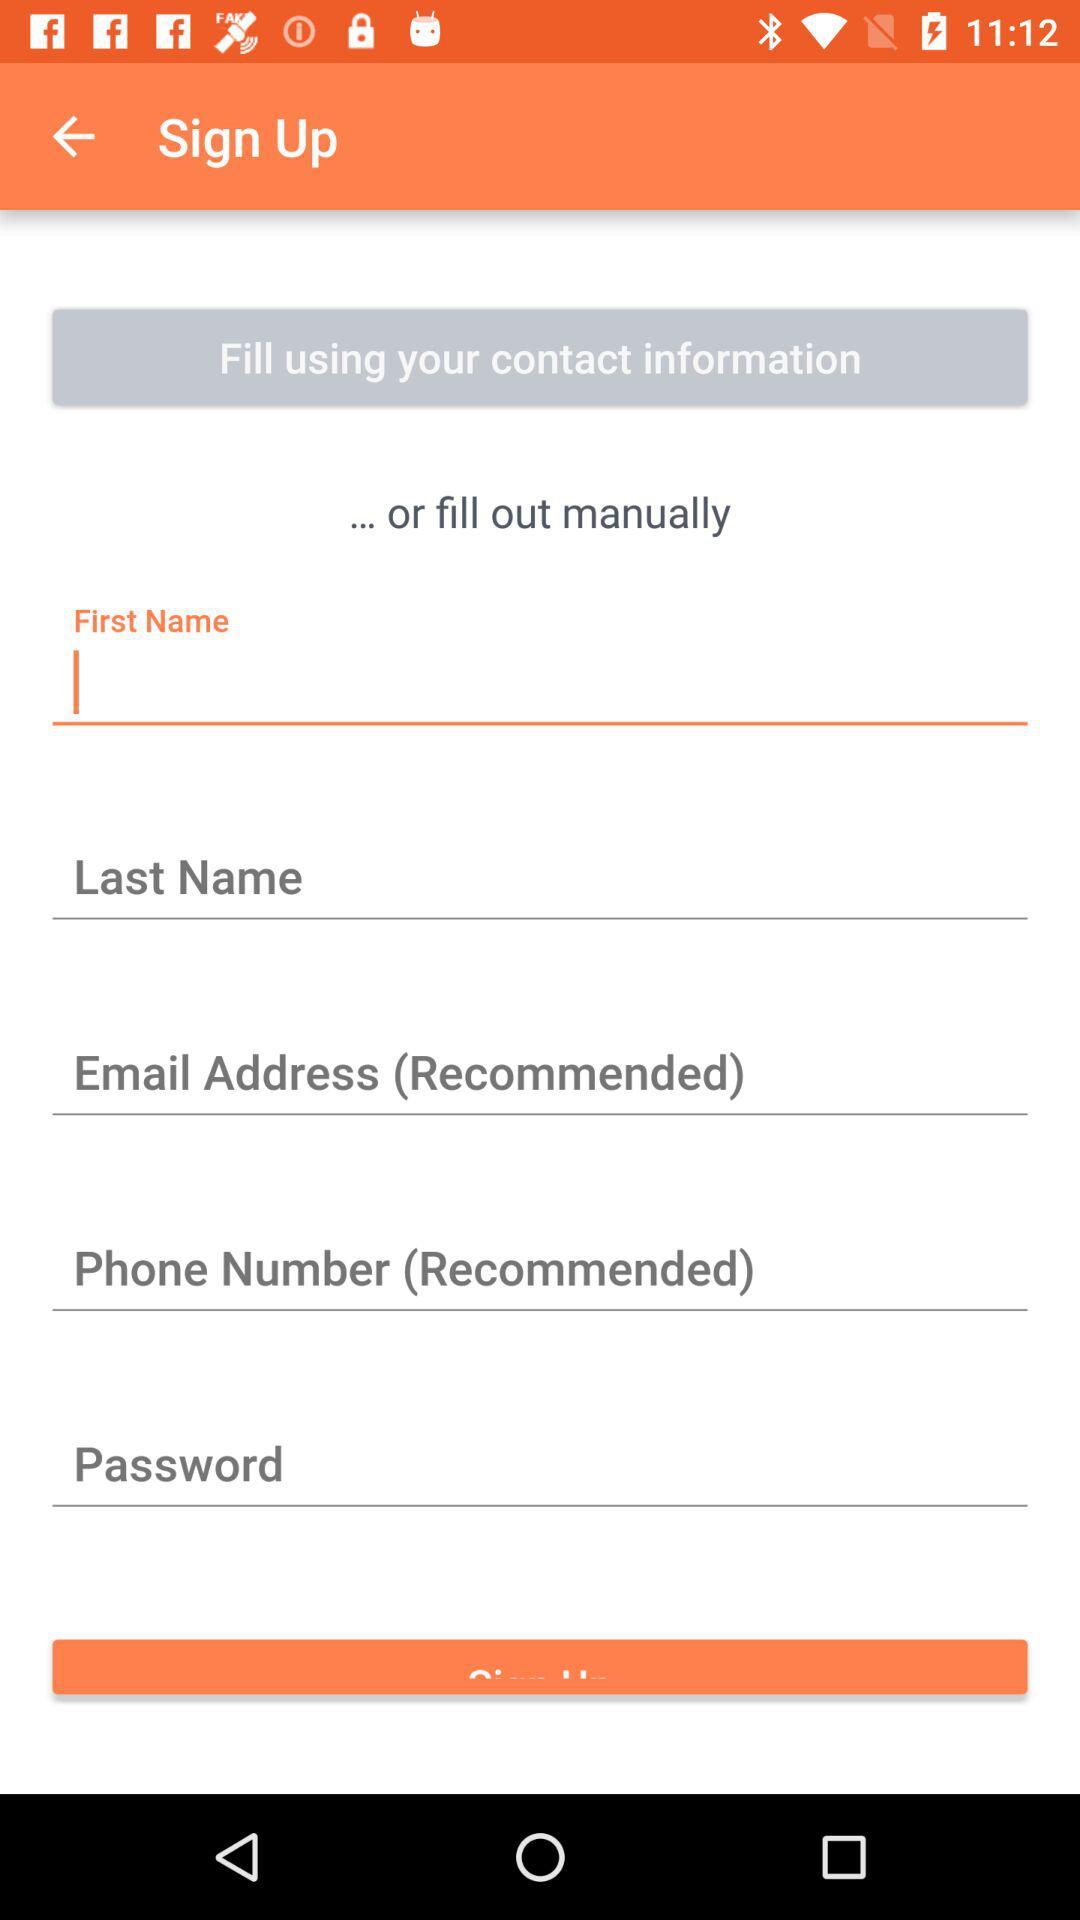 This screenshot has height=1920, width=1080. I want to click on the app next to sign up item, so click(72, 135).